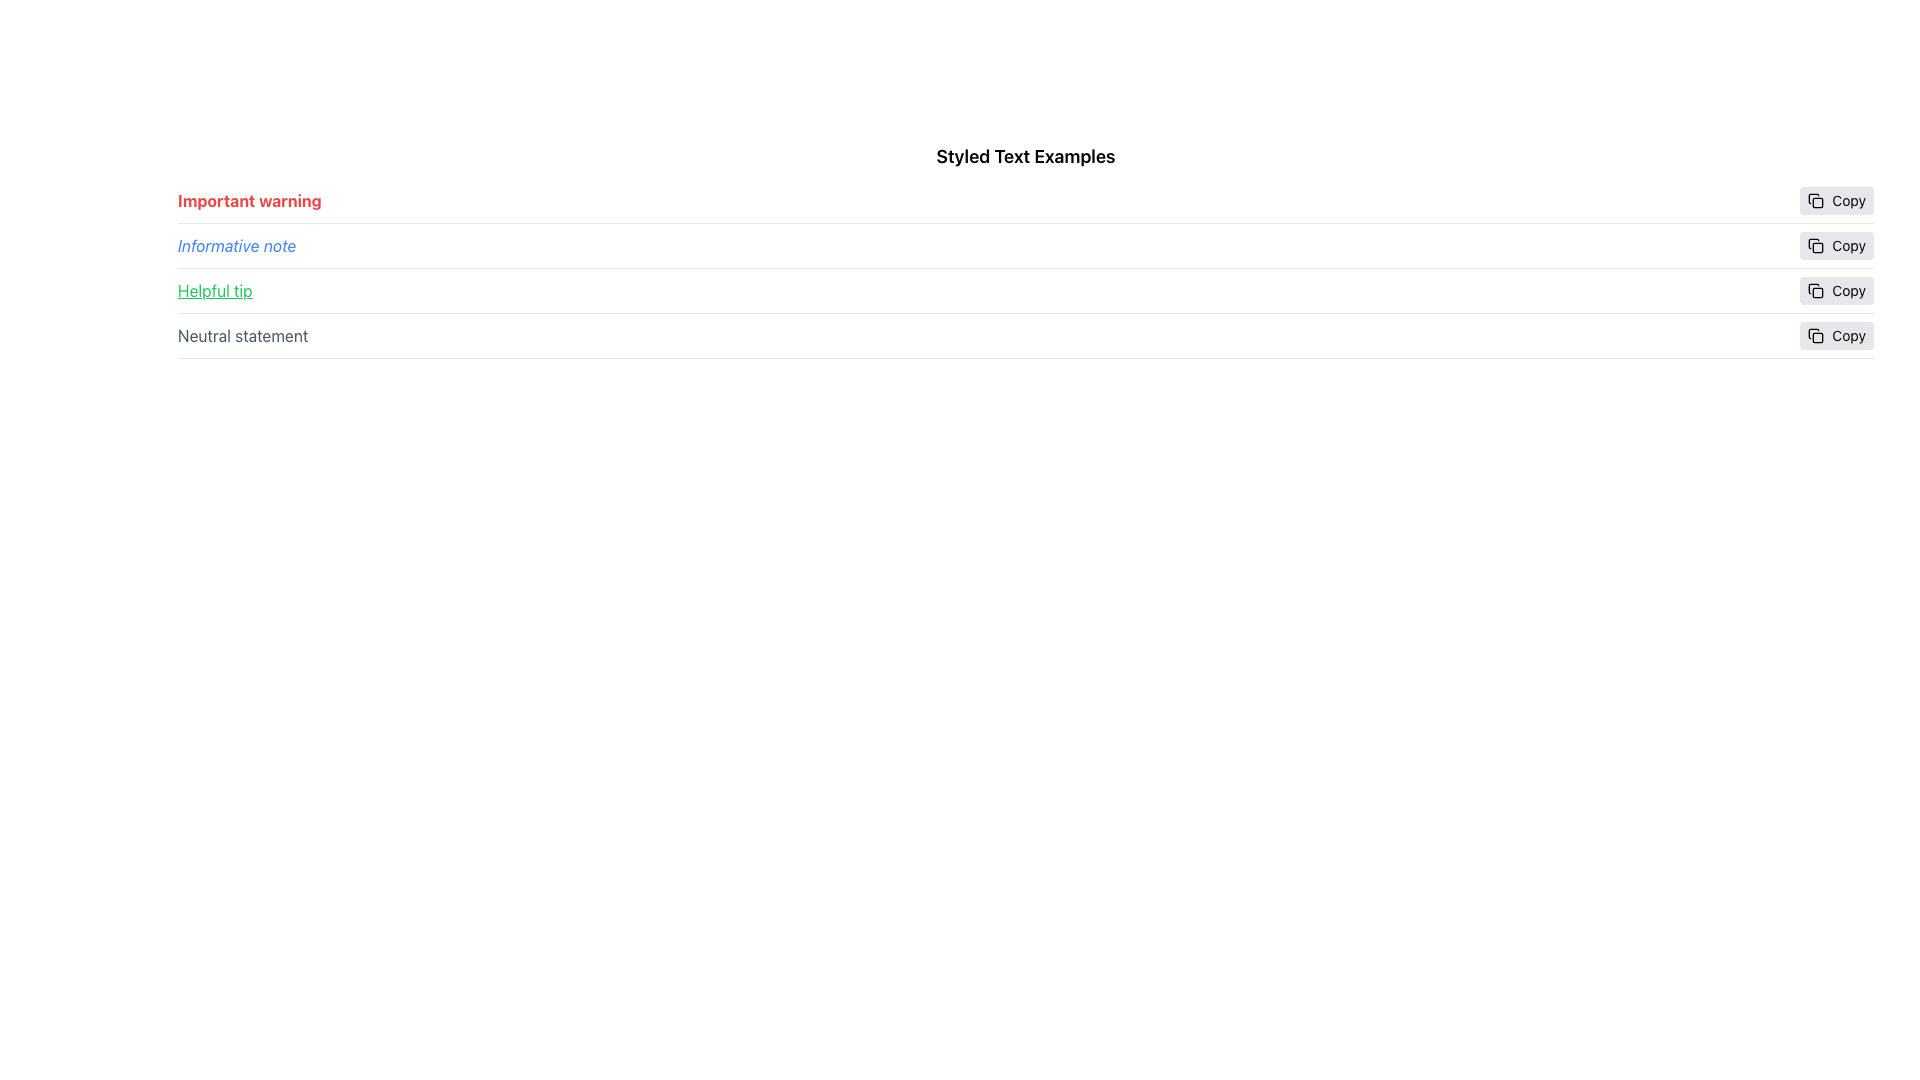 This screenshot has width=1920, height=1080. Describe the element at coordinates (1848, 245) in the screenshot. I see `the 'Copy' text label, which is displayed in a small standard font on a light gray background, positioned at the far right edge of the interface and aligned to the right of the 'Neutral statement' label` at that location.